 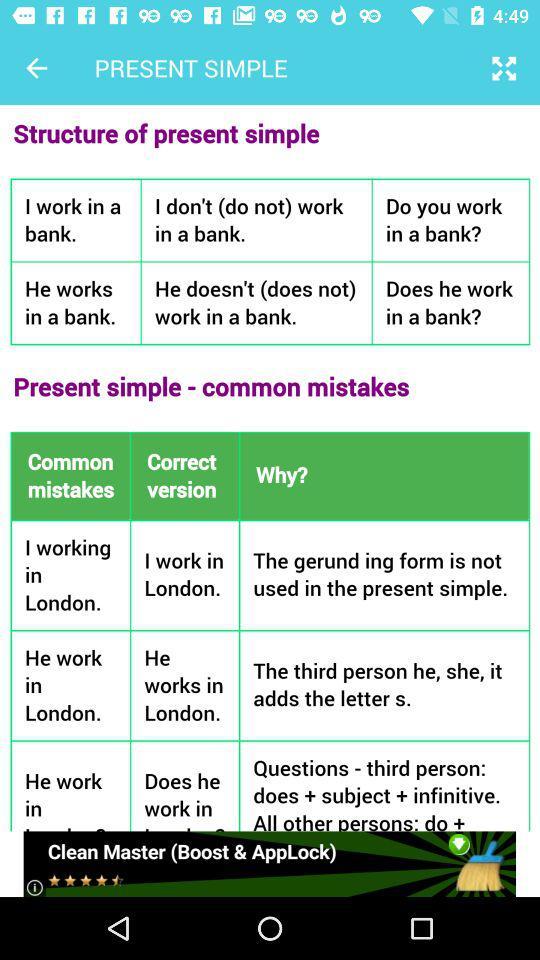 I want to click on advertisement image, so click(x=269, y=863).